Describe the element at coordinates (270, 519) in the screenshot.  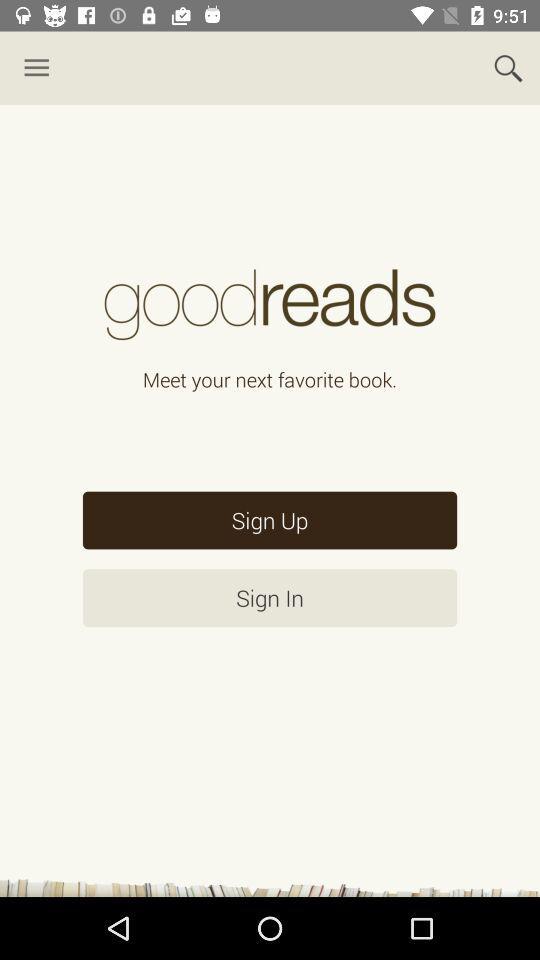
I see `sign up item` at that location.